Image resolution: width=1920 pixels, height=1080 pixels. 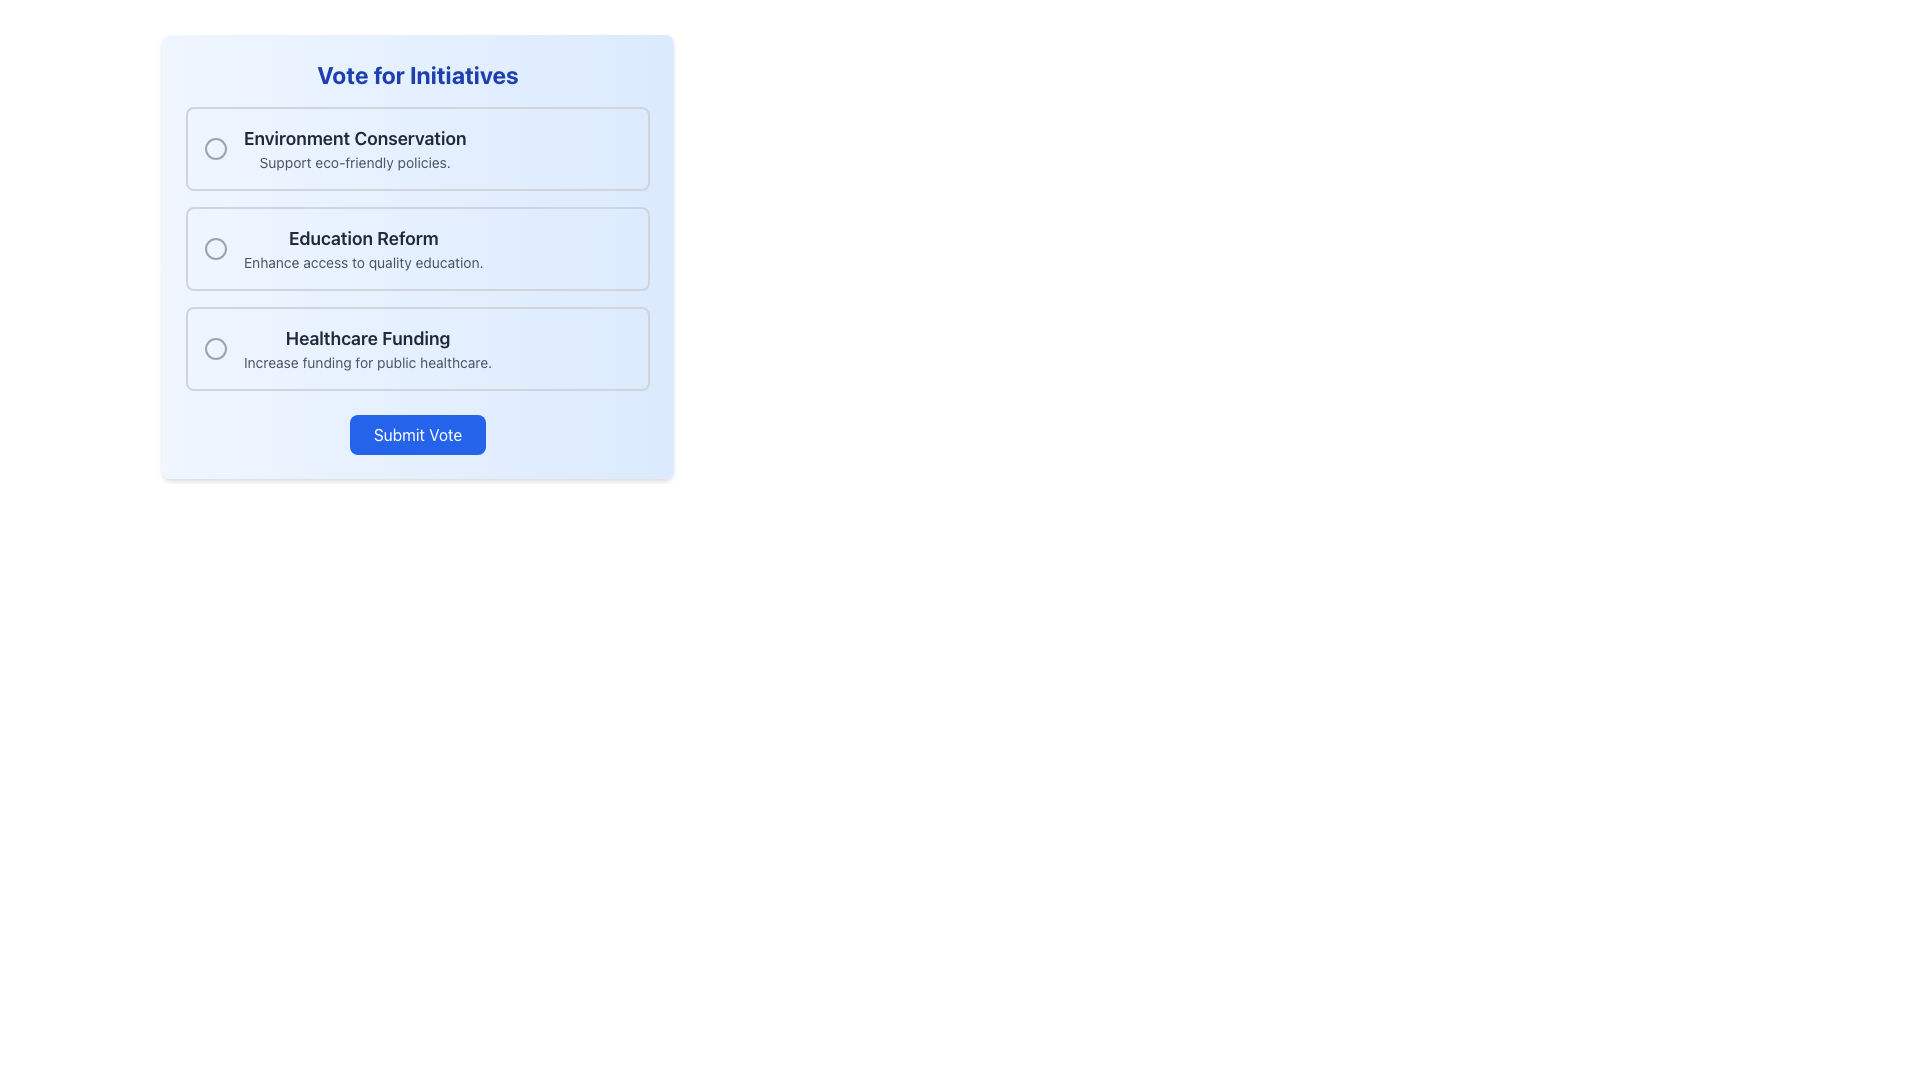 I want to click on the text label that serves as the header for the second voting option, located above the description 'Enhance access to quality education', so click(x=363, y=238).